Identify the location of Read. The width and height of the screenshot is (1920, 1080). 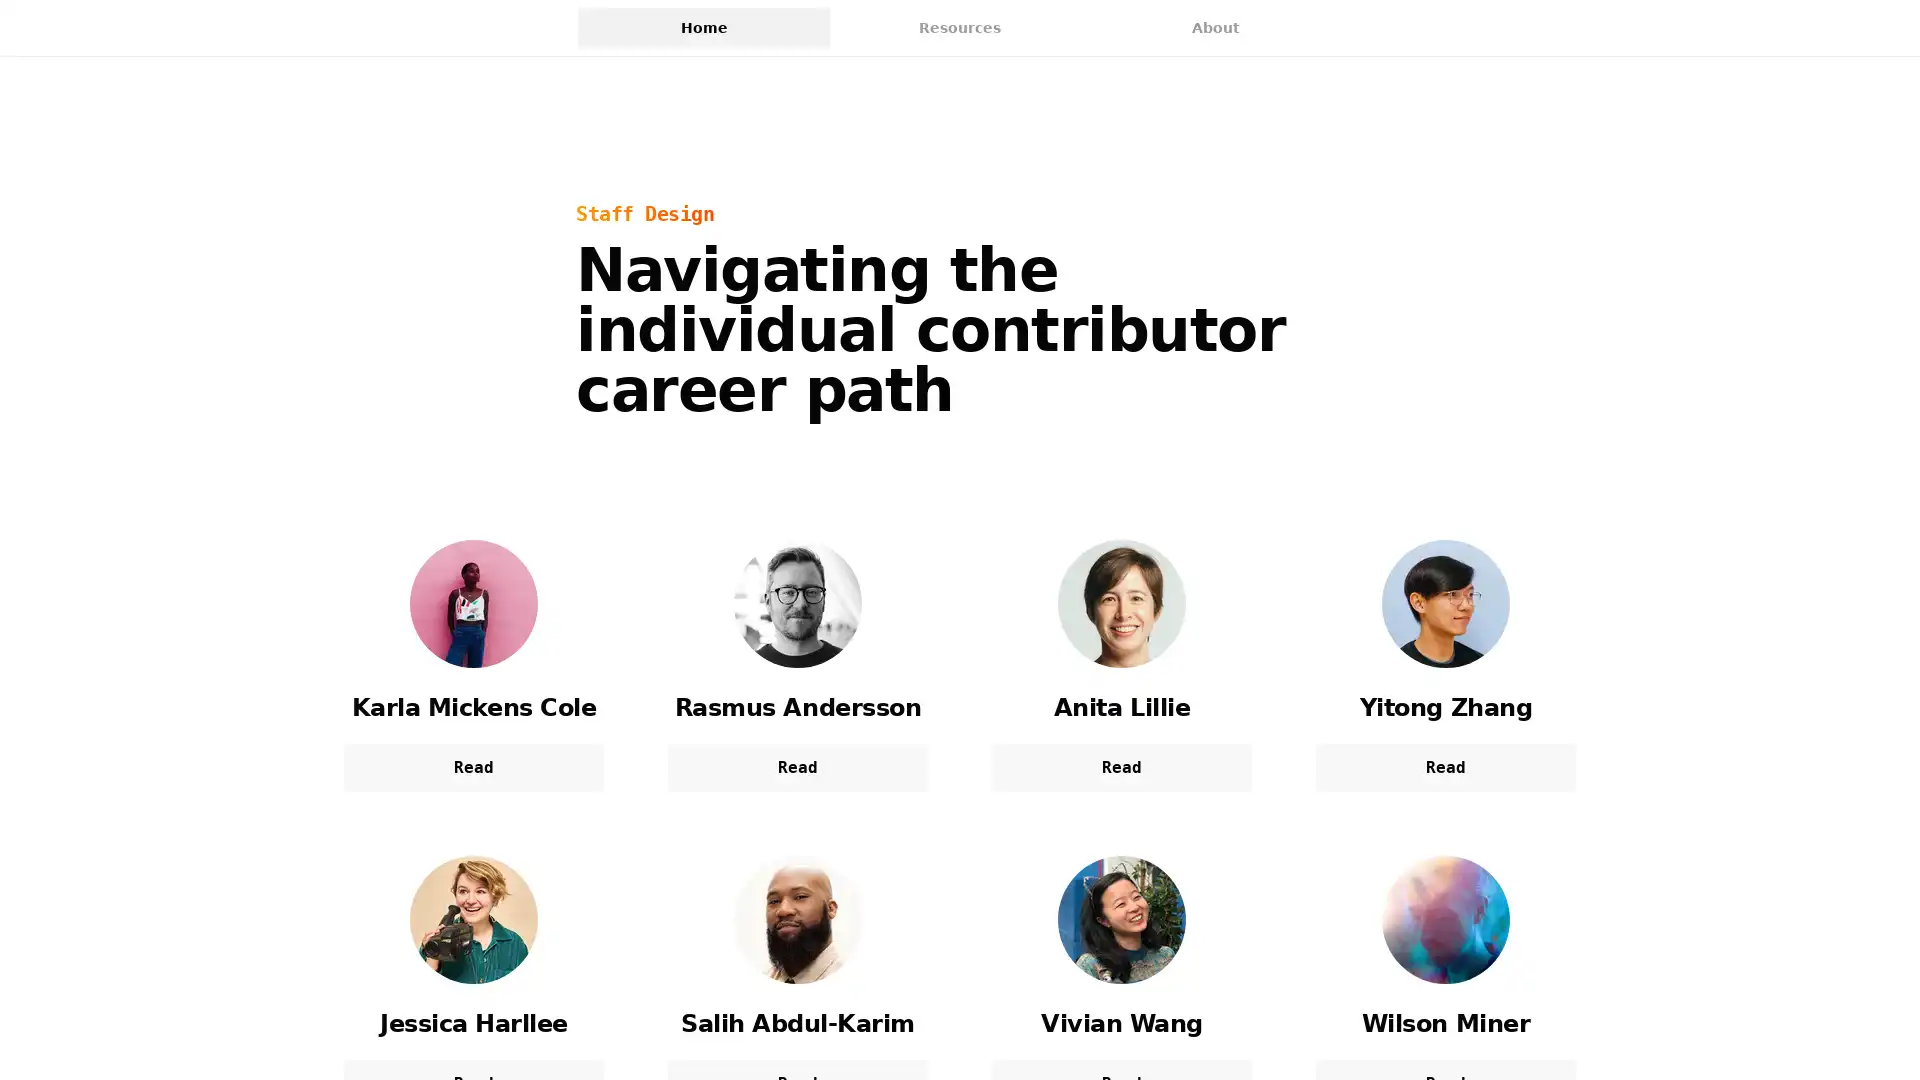
(1122, 766).